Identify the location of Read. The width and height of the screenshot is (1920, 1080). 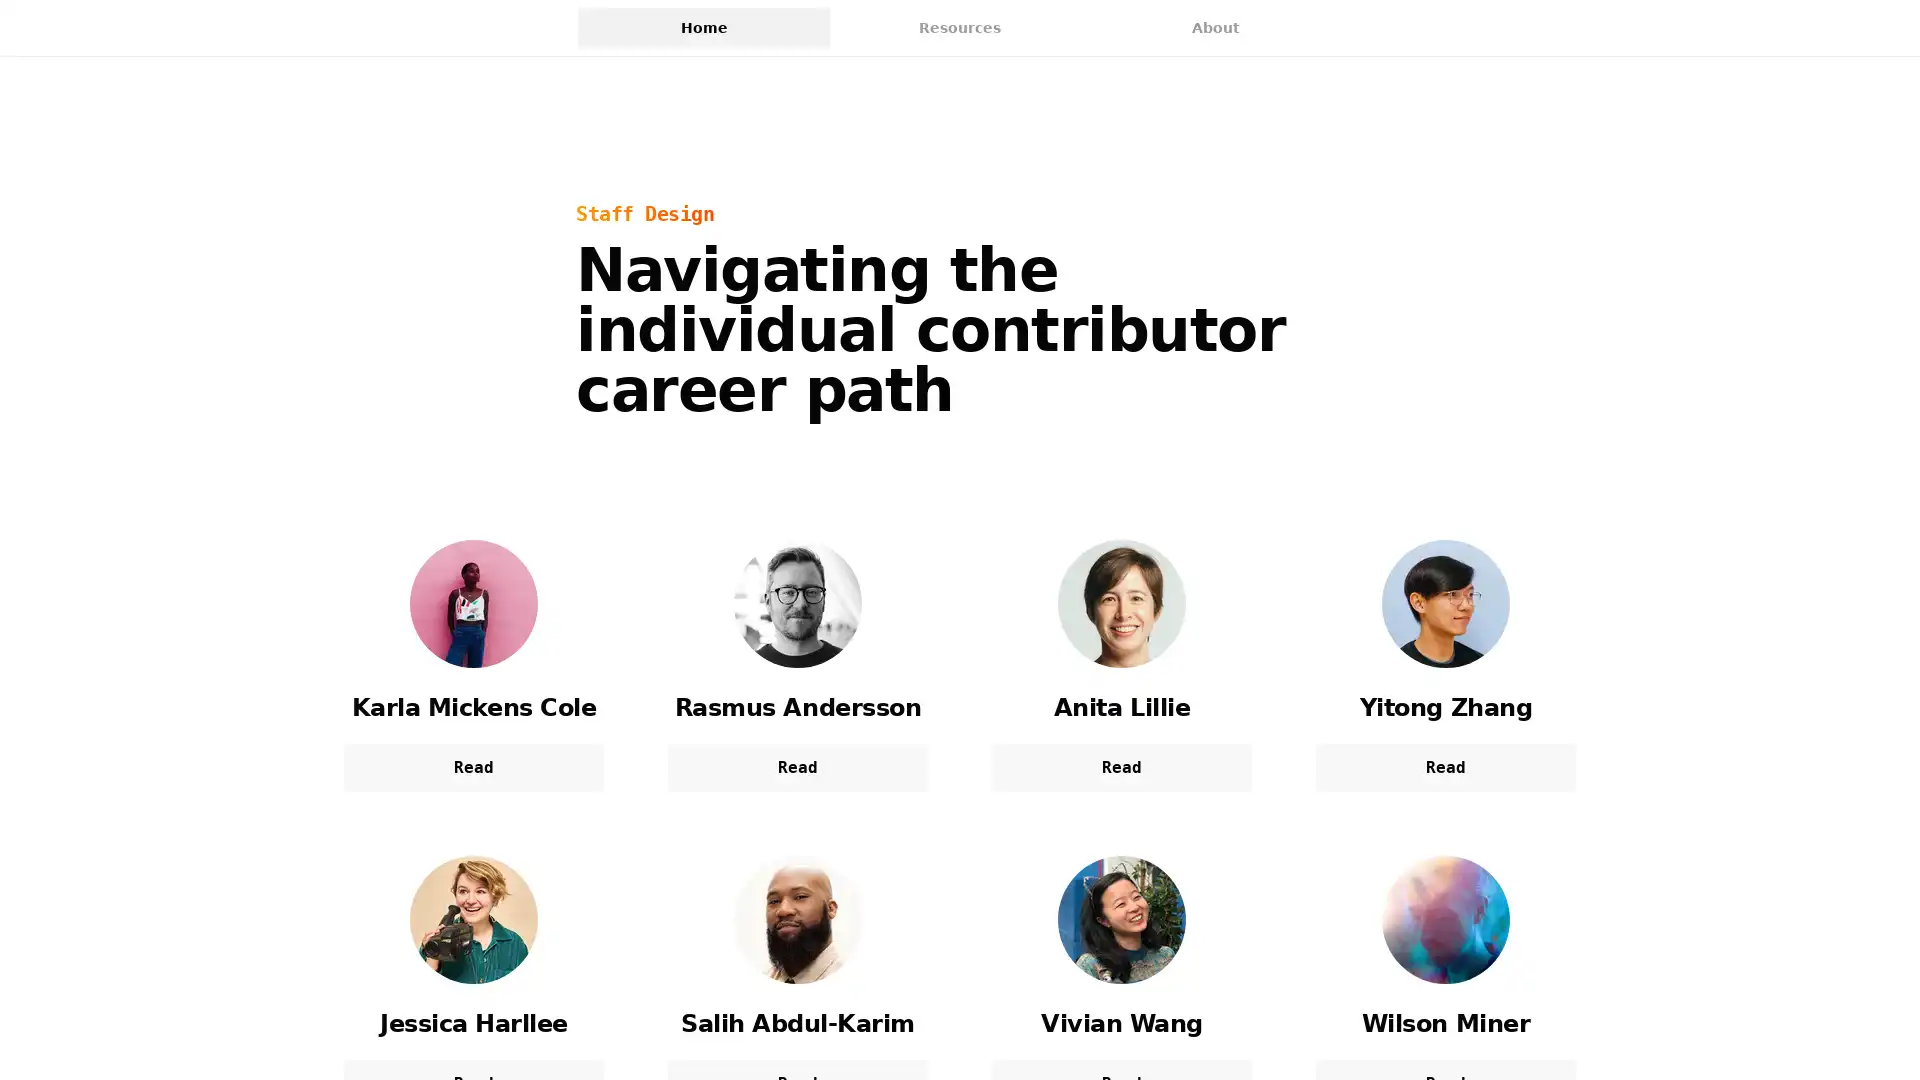
(1122, 766).